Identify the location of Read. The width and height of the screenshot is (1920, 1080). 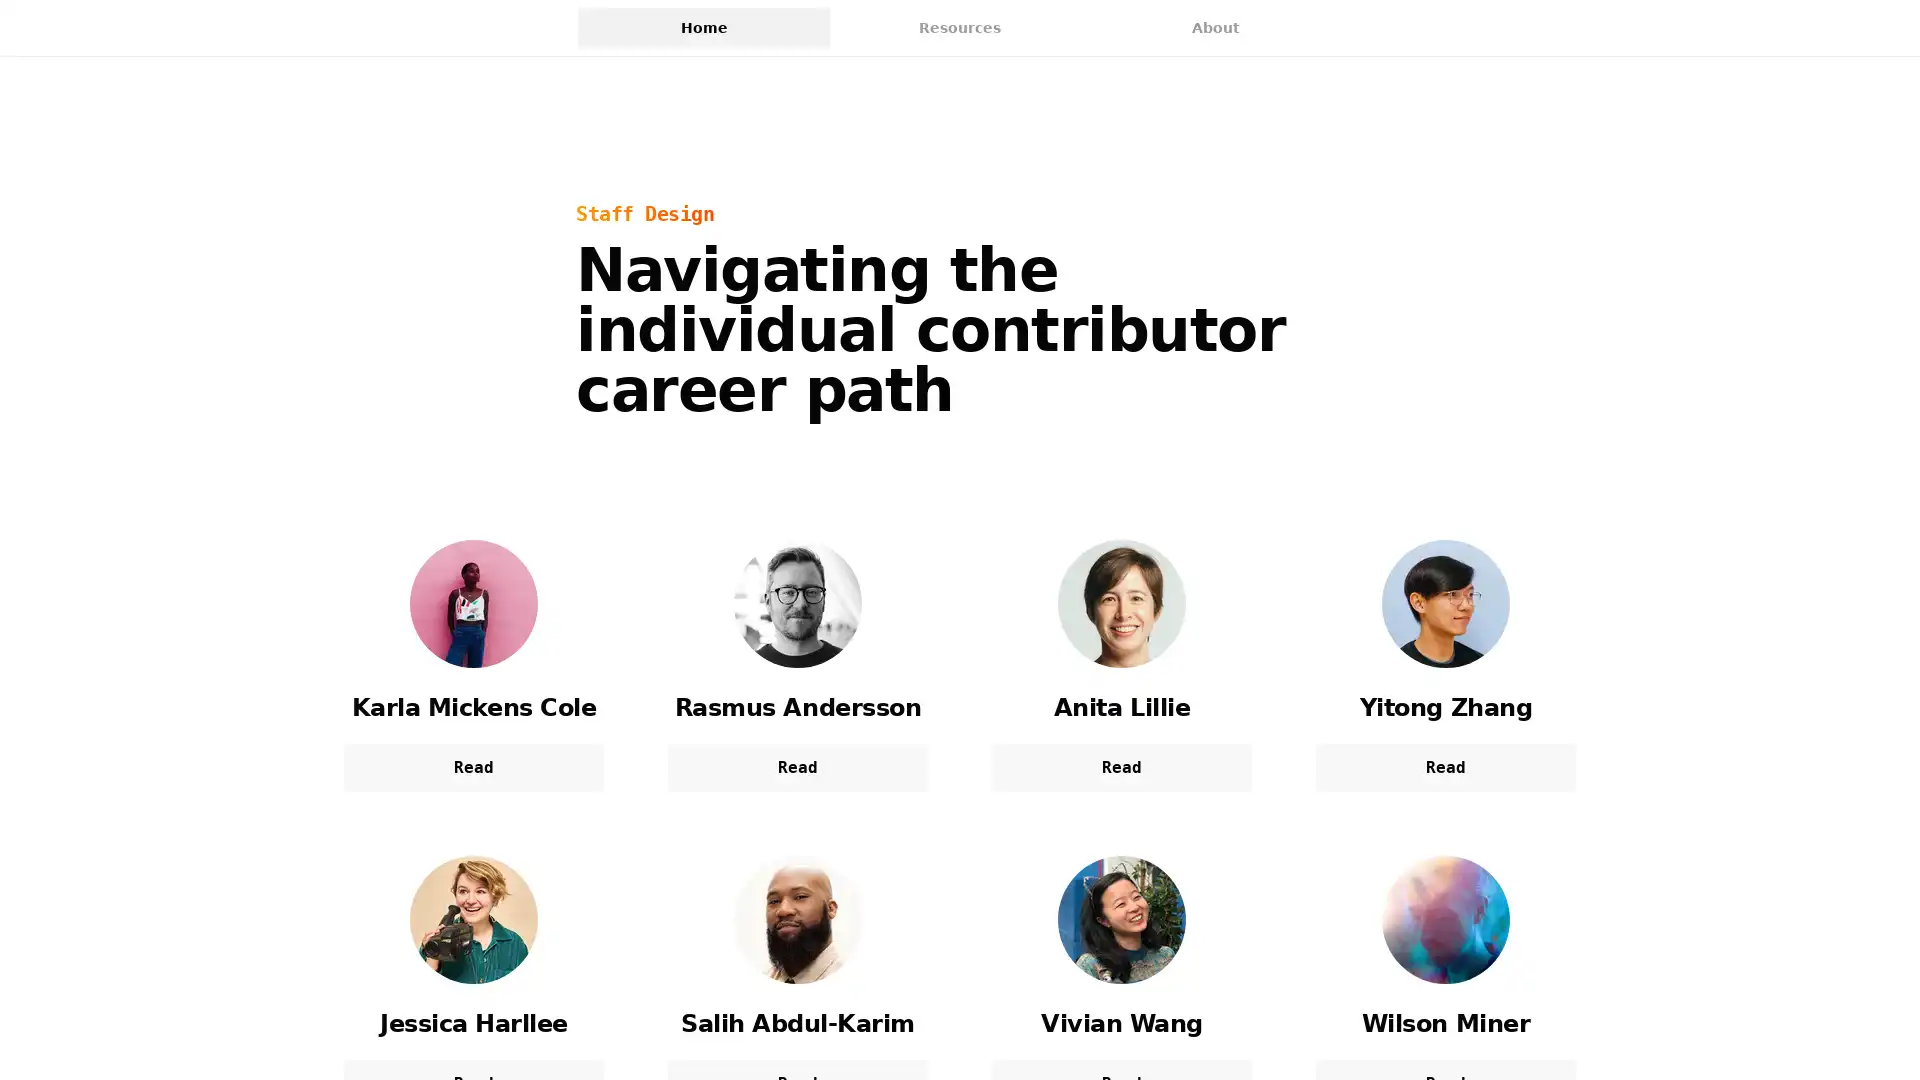
(1122, 766).